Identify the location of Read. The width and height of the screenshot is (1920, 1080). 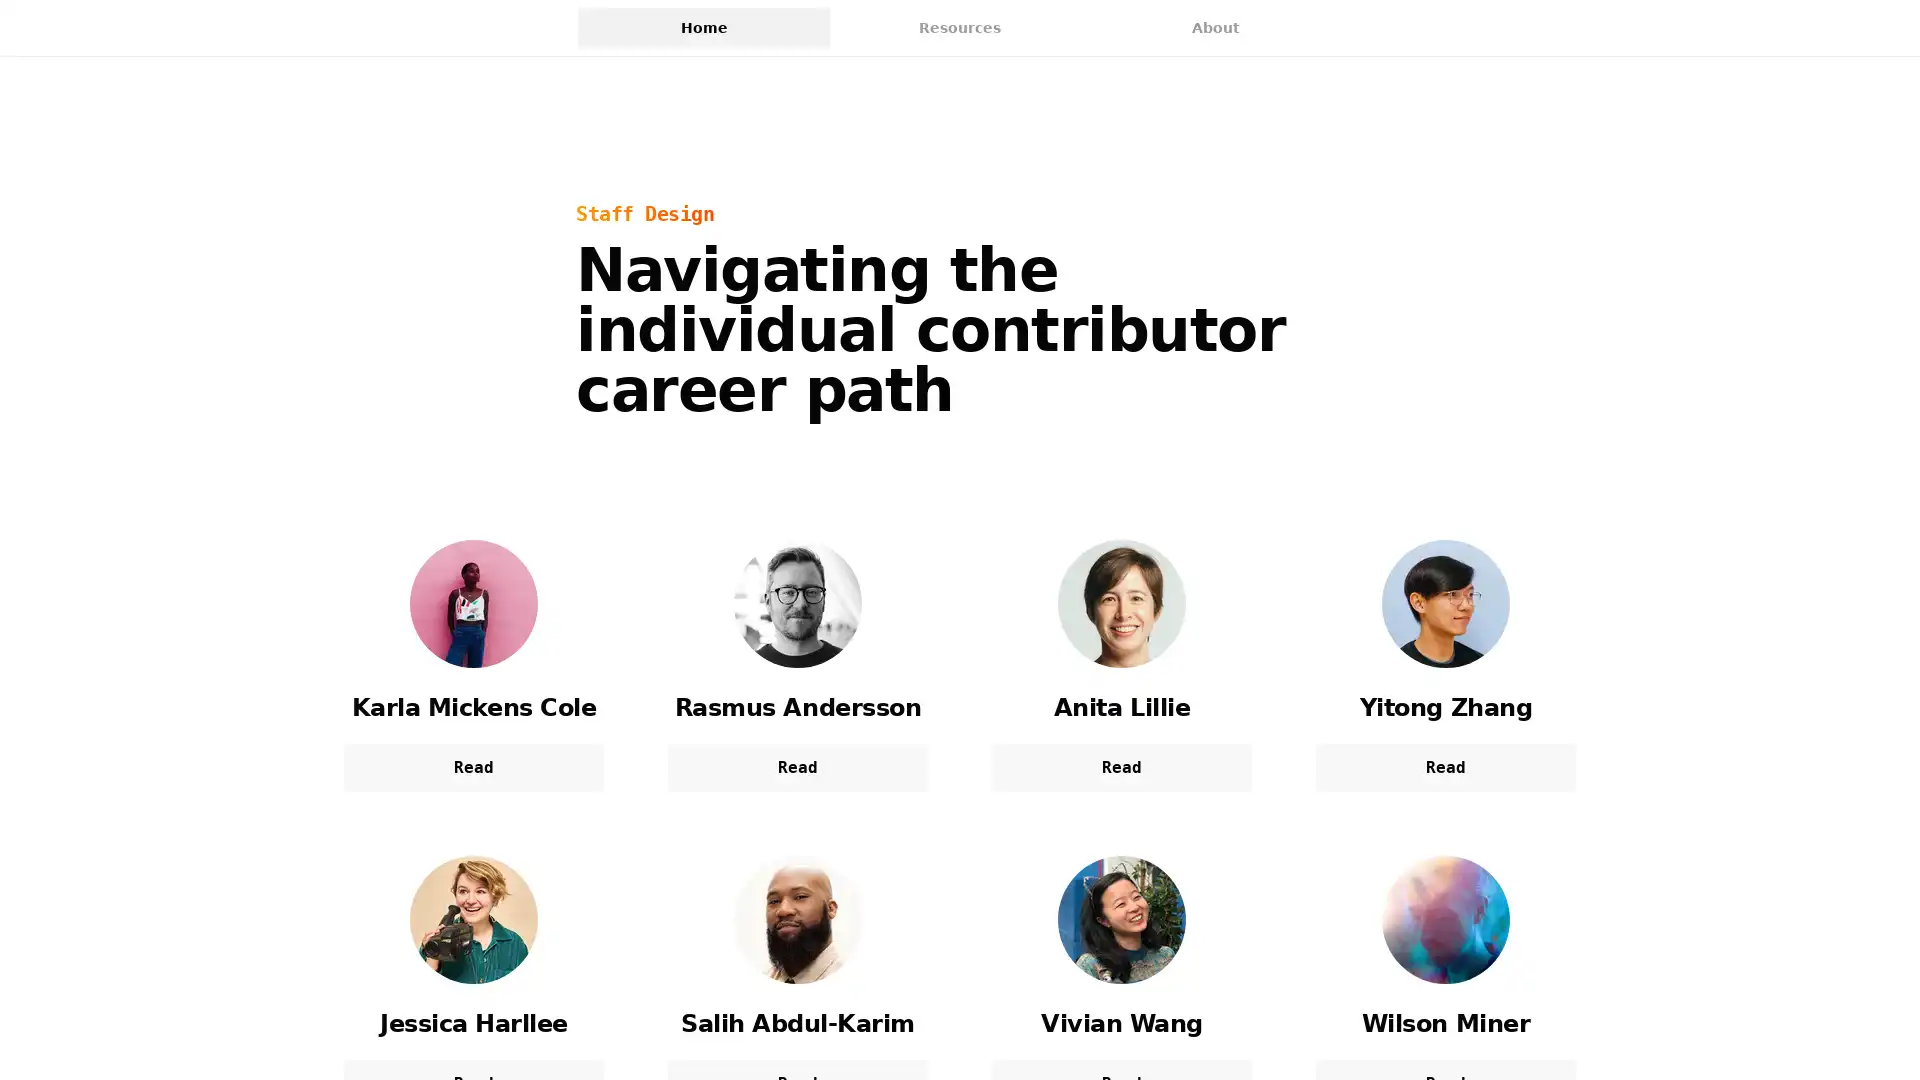
(1122, 766).